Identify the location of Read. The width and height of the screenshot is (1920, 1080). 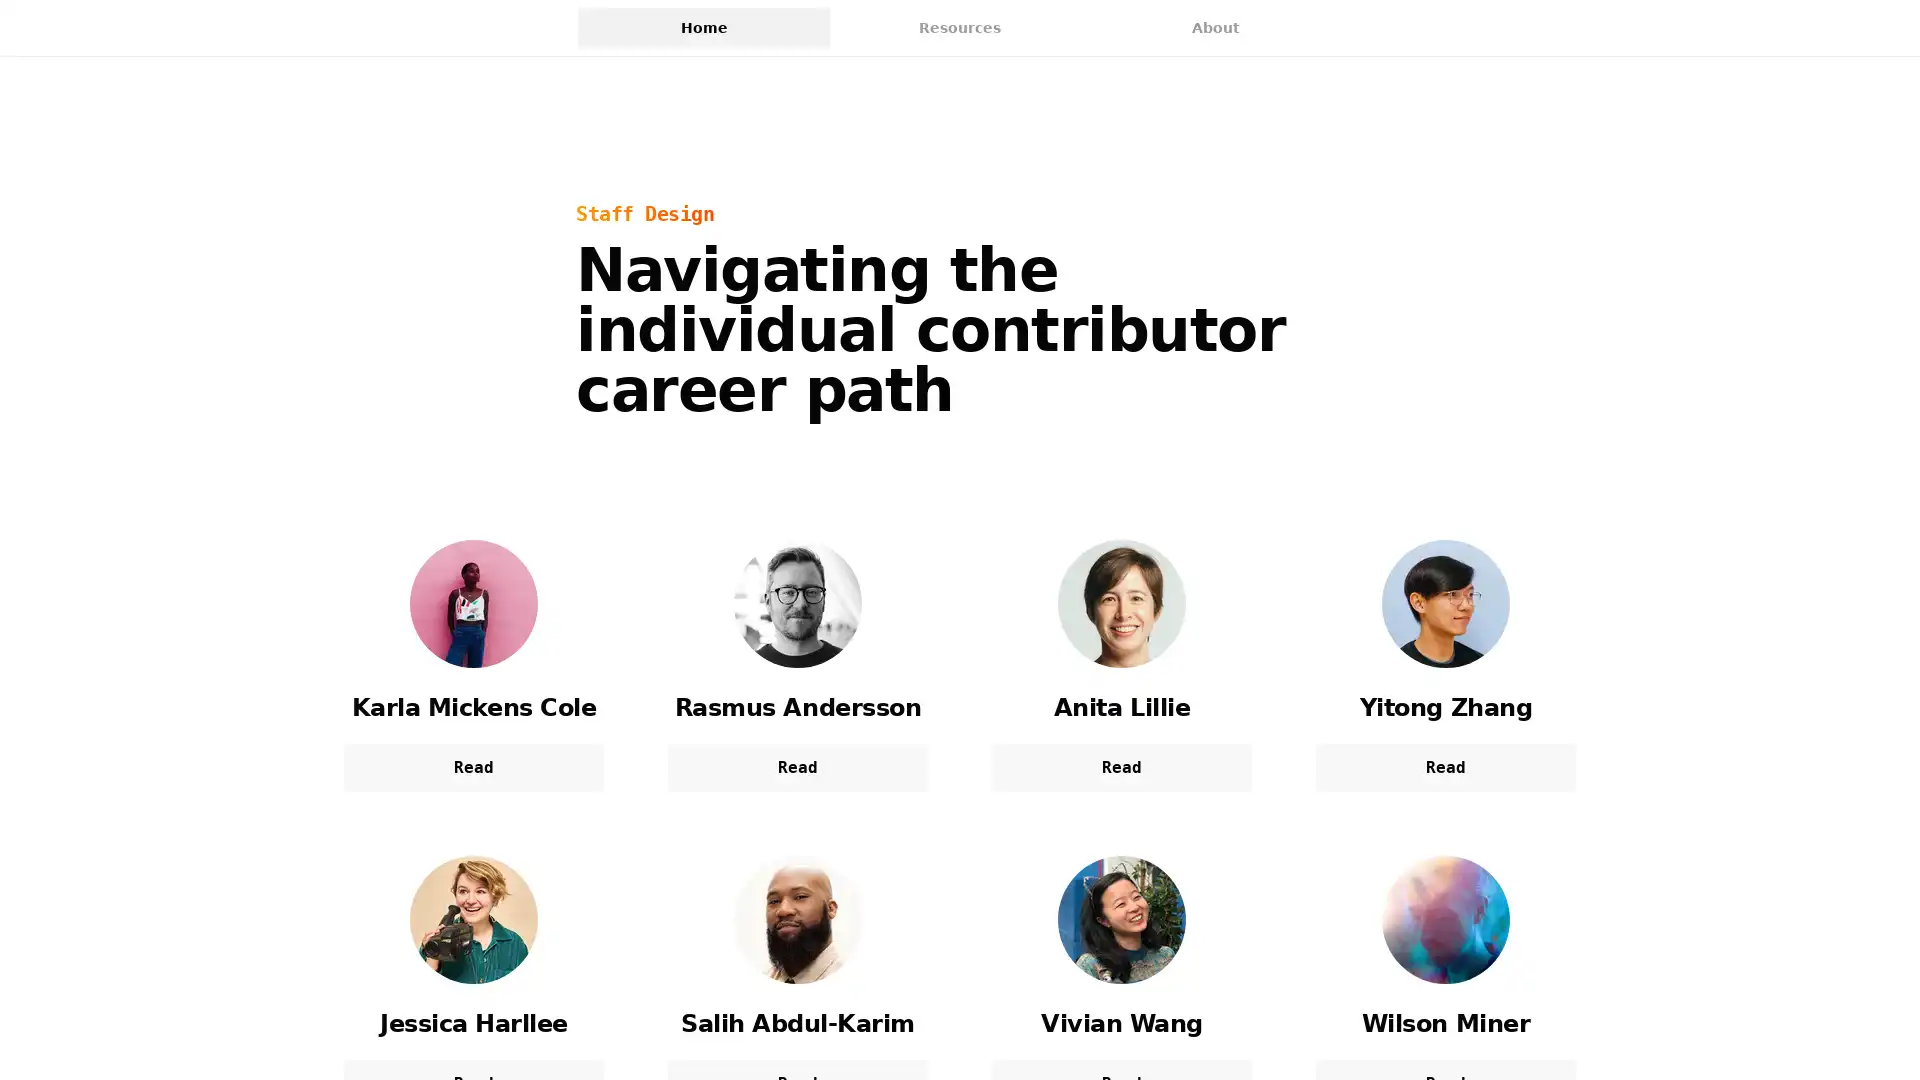
(1122, 766).